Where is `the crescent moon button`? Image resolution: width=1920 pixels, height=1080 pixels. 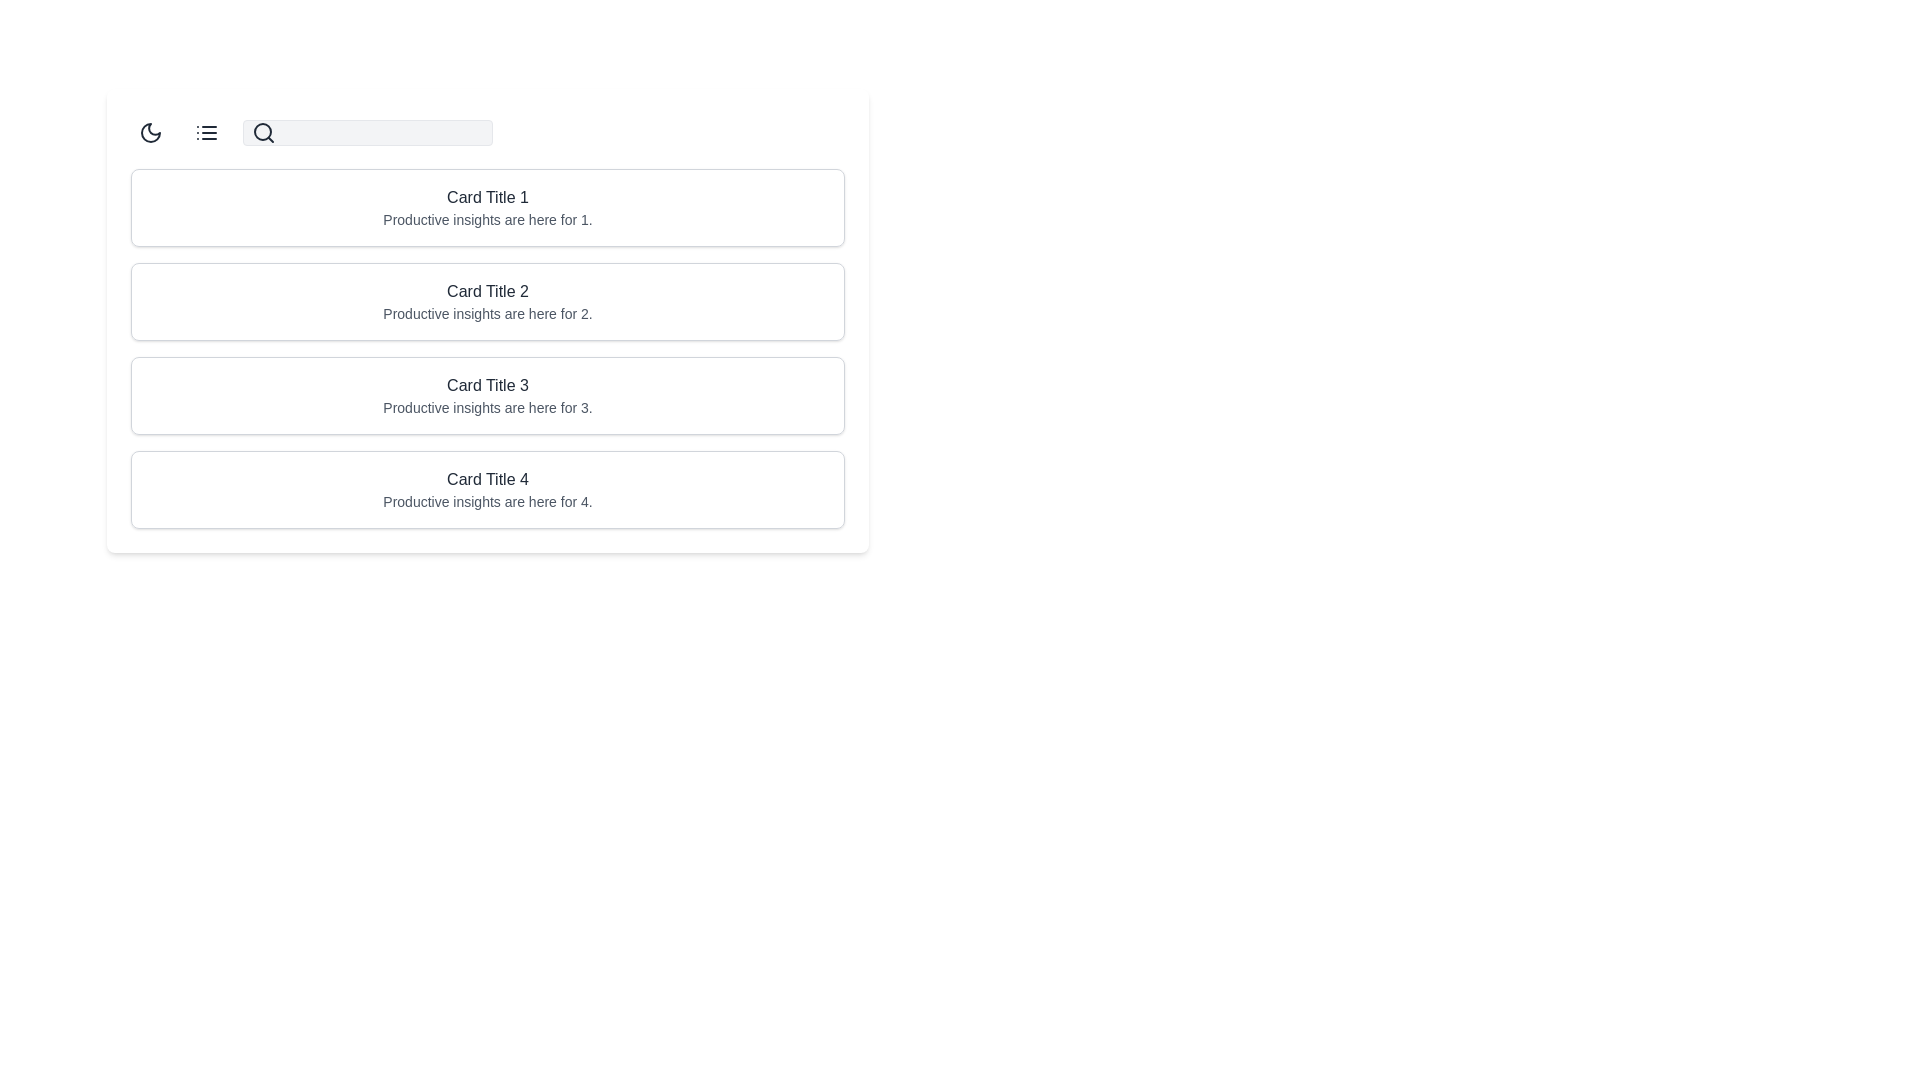
the crescent moon button is located at coordinates (149, 132).